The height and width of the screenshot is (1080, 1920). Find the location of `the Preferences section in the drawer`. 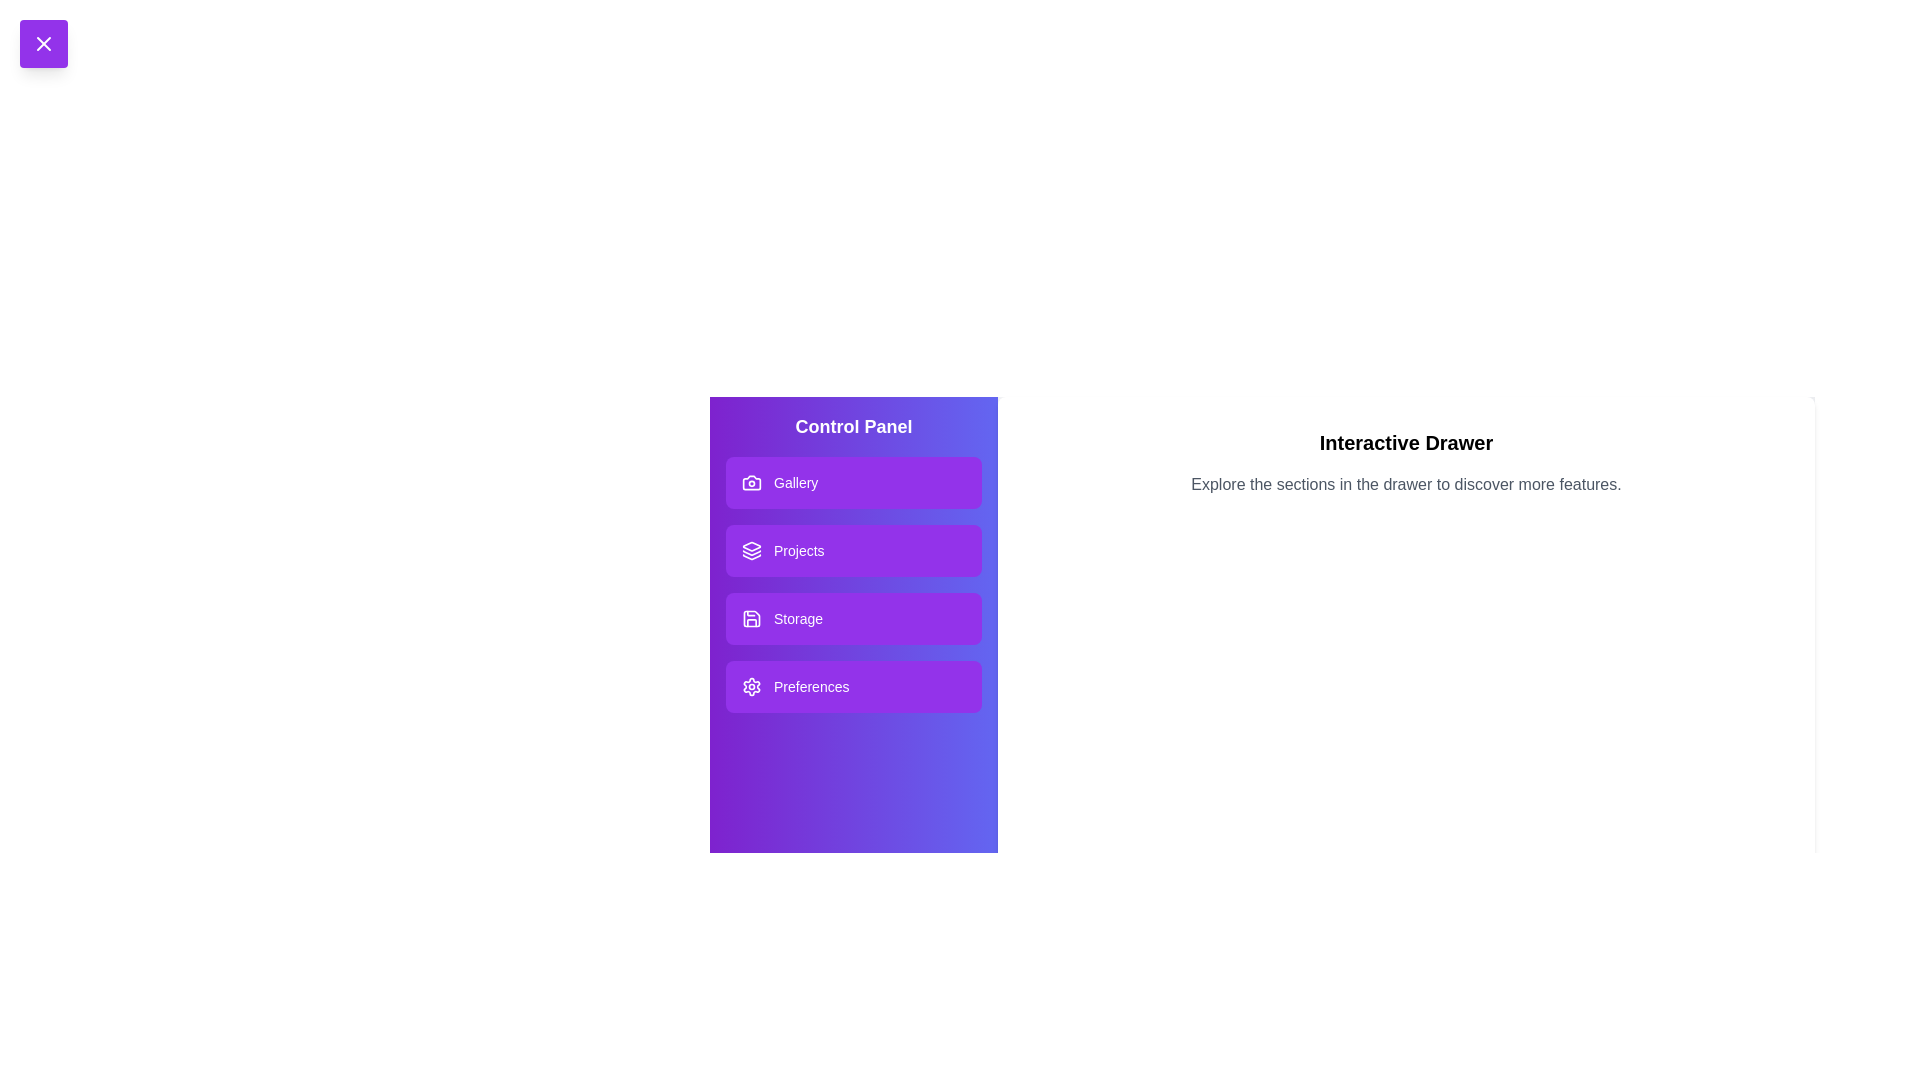

the Preferences section in the drawer is located at coordinates (854, 685).